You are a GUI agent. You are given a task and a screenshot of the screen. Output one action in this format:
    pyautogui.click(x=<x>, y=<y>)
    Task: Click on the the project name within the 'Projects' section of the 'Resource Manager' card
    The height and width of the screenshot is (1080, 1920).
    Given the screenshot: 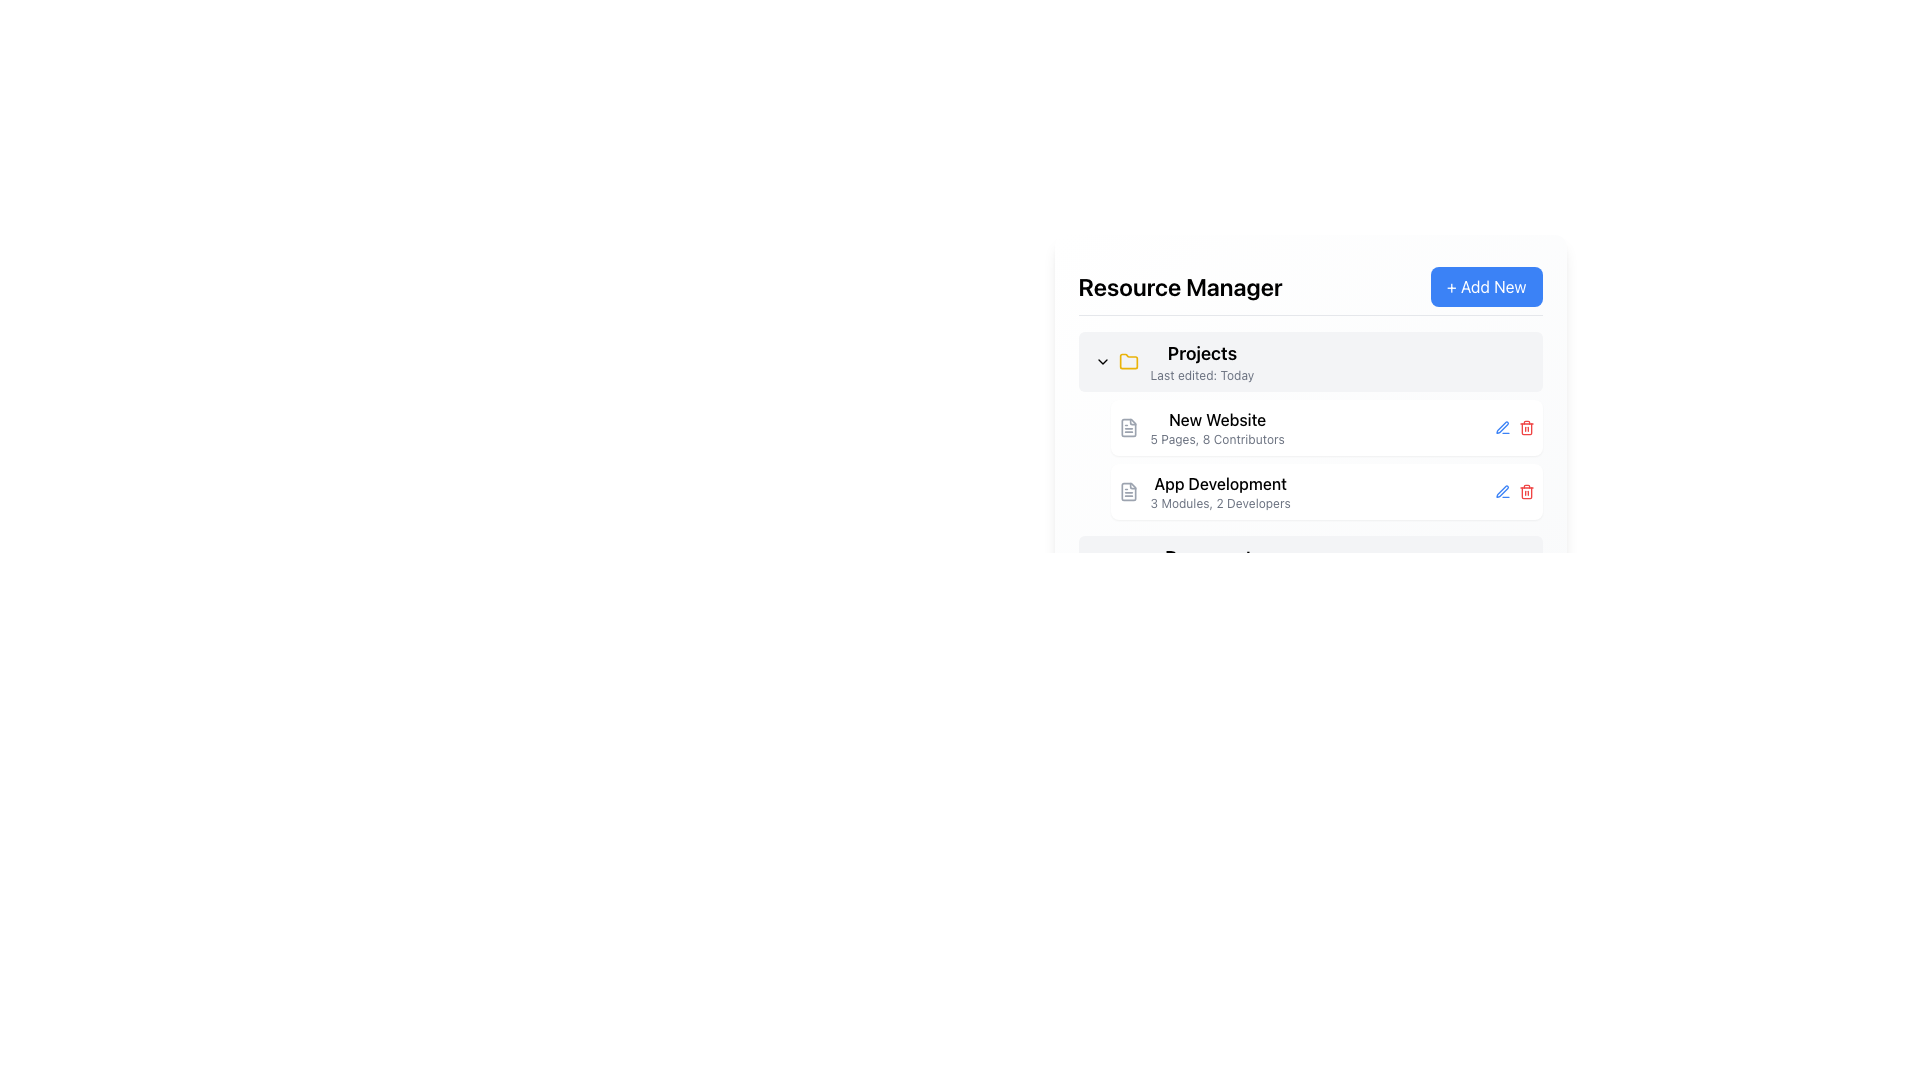 What is the action you would take?
    pyautogui.click(x=1310, y=463)
    